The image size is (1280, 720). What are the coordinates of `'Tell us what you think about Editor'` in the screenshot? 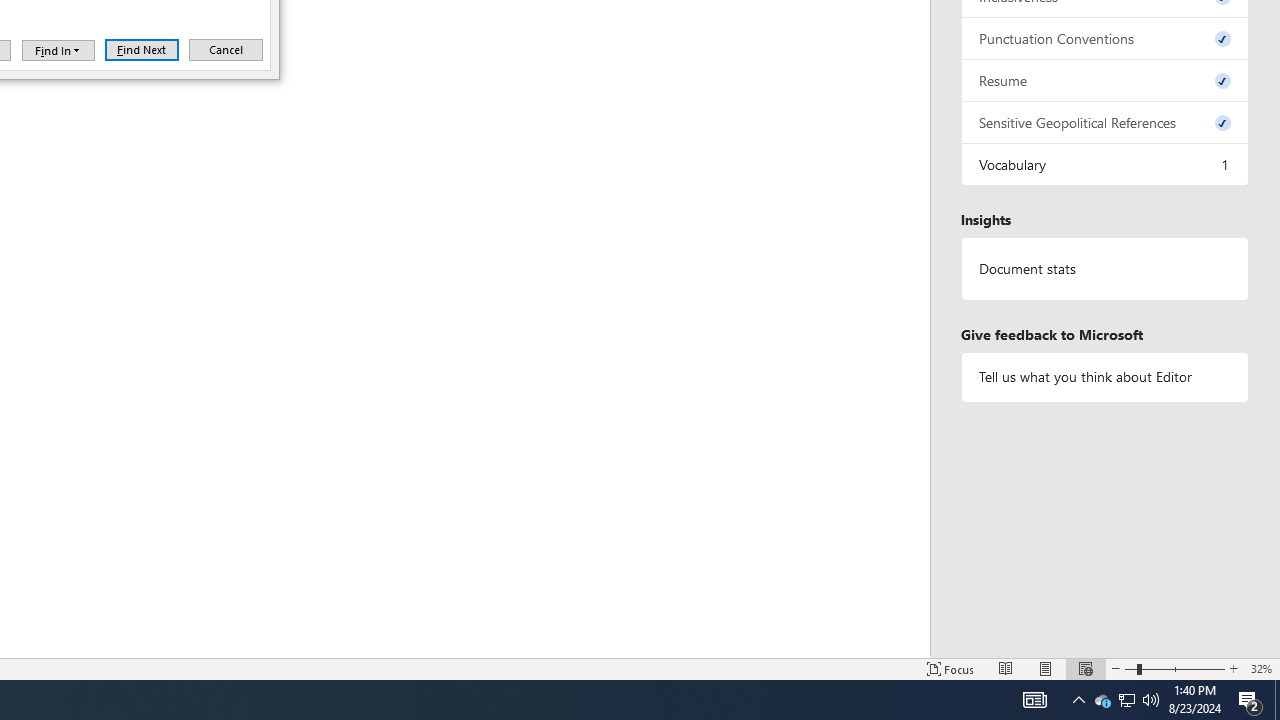 It's located at (1104, 377).